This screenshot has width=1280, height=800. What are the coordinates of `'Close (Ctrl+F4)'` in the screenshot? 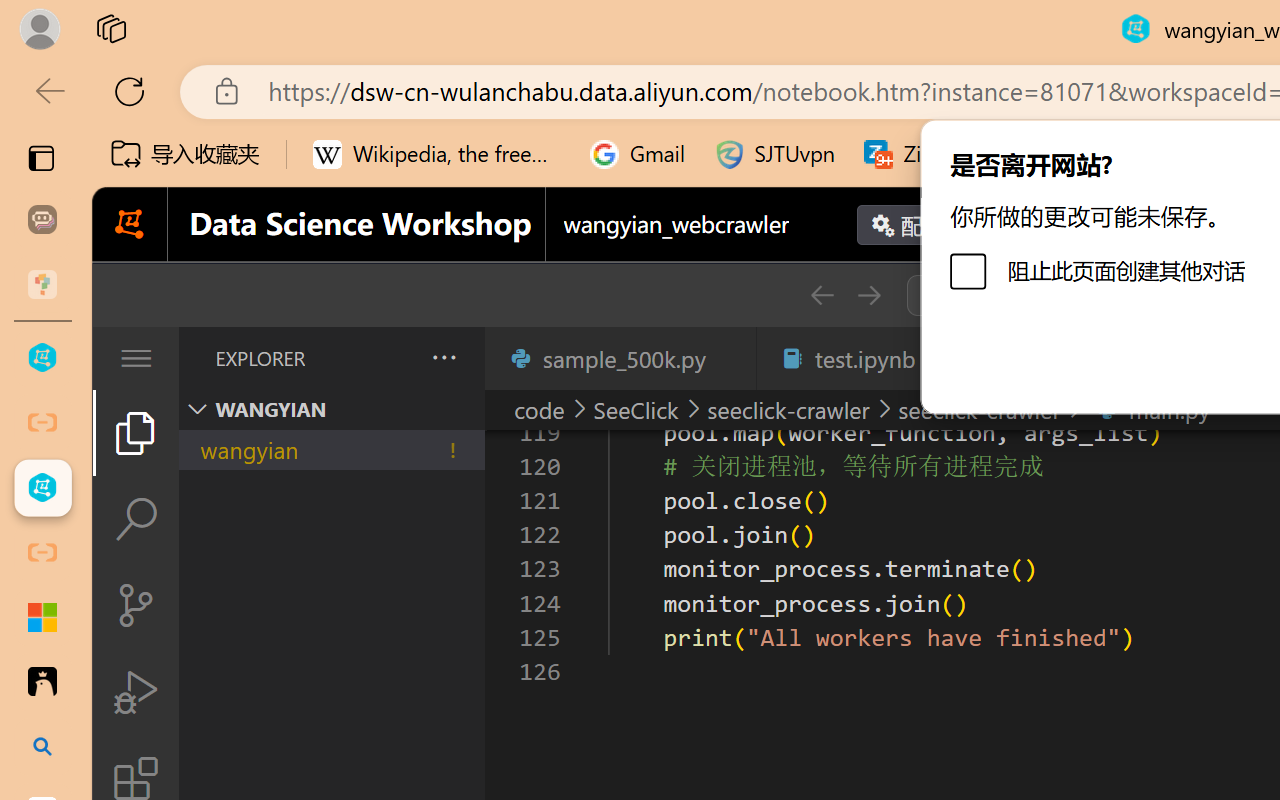 It's located at (729, 358).